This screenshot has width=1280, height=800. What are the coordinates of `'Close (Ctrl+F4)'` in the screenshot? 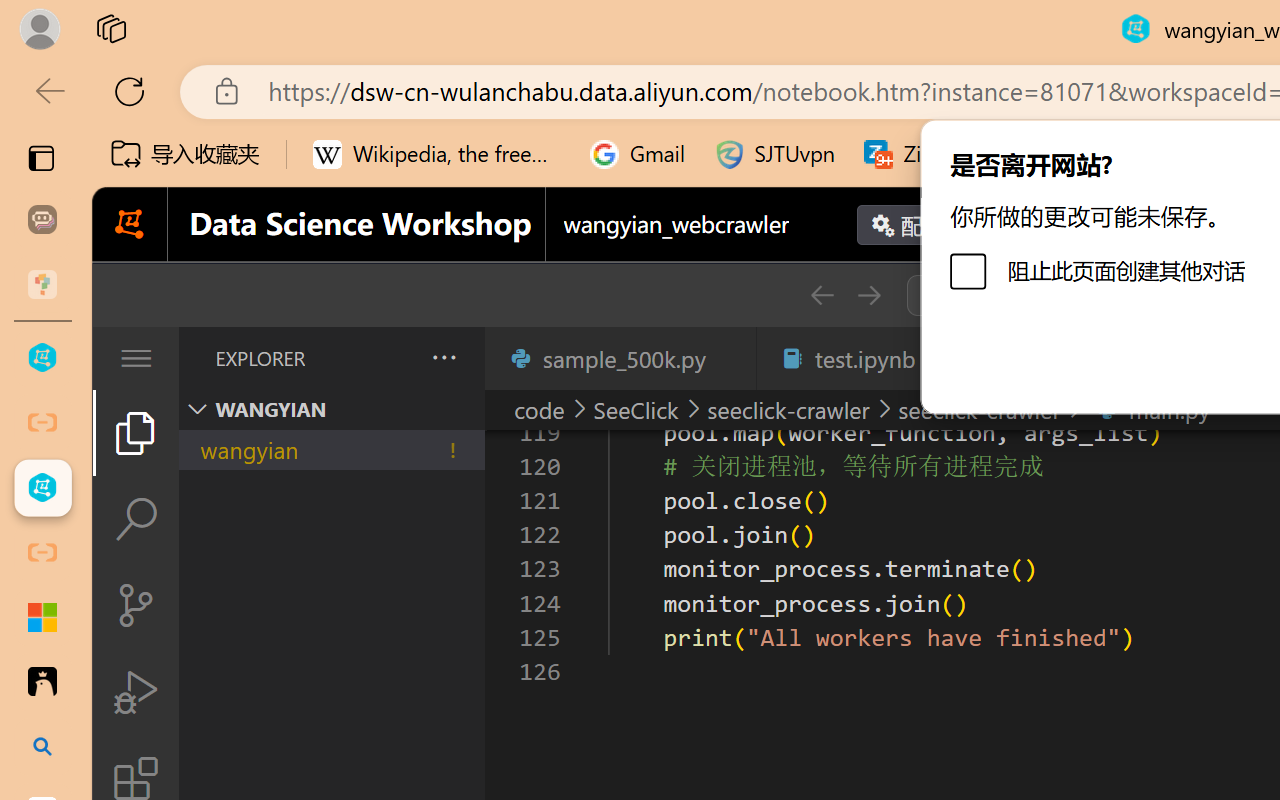 It's located at (729, 358).